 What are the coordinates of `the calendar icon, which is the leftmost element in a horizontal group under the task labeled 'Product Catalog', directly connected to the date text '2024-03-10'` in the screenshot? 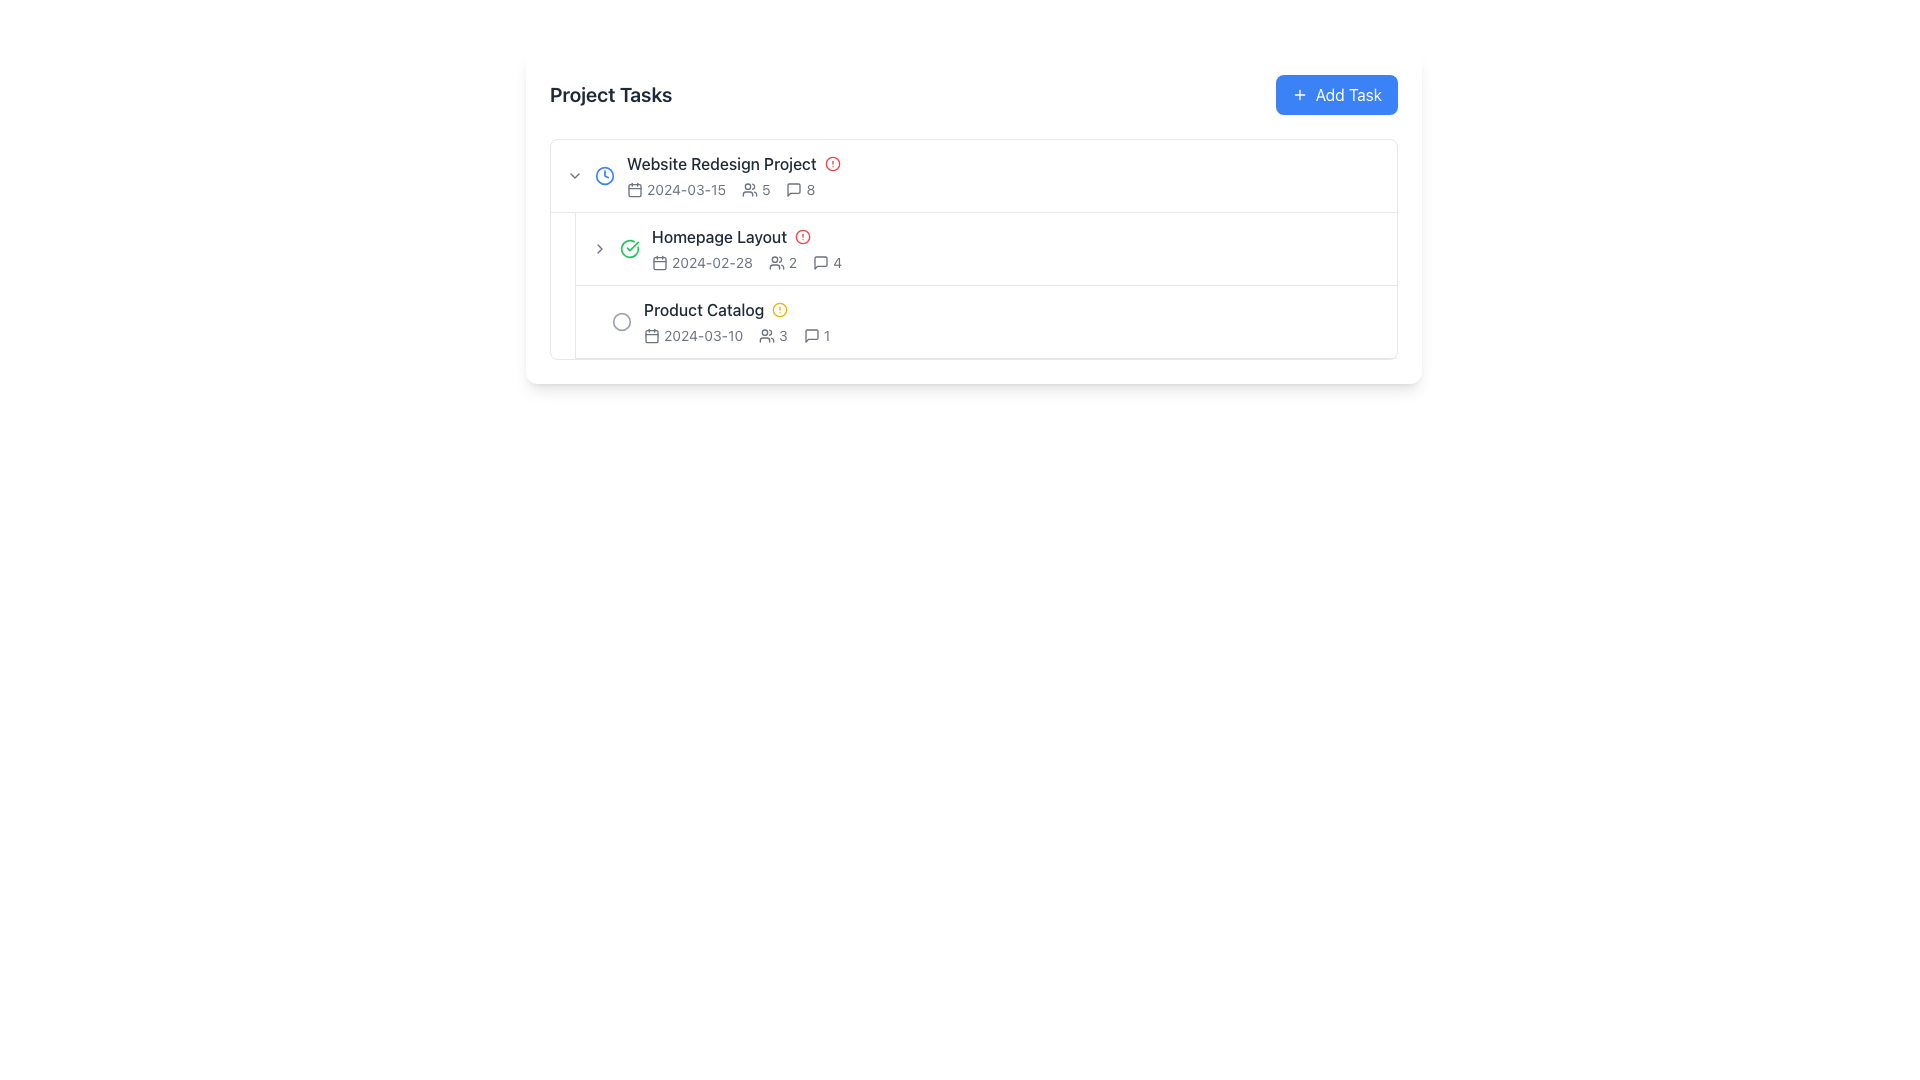 It's located at (652, 334).